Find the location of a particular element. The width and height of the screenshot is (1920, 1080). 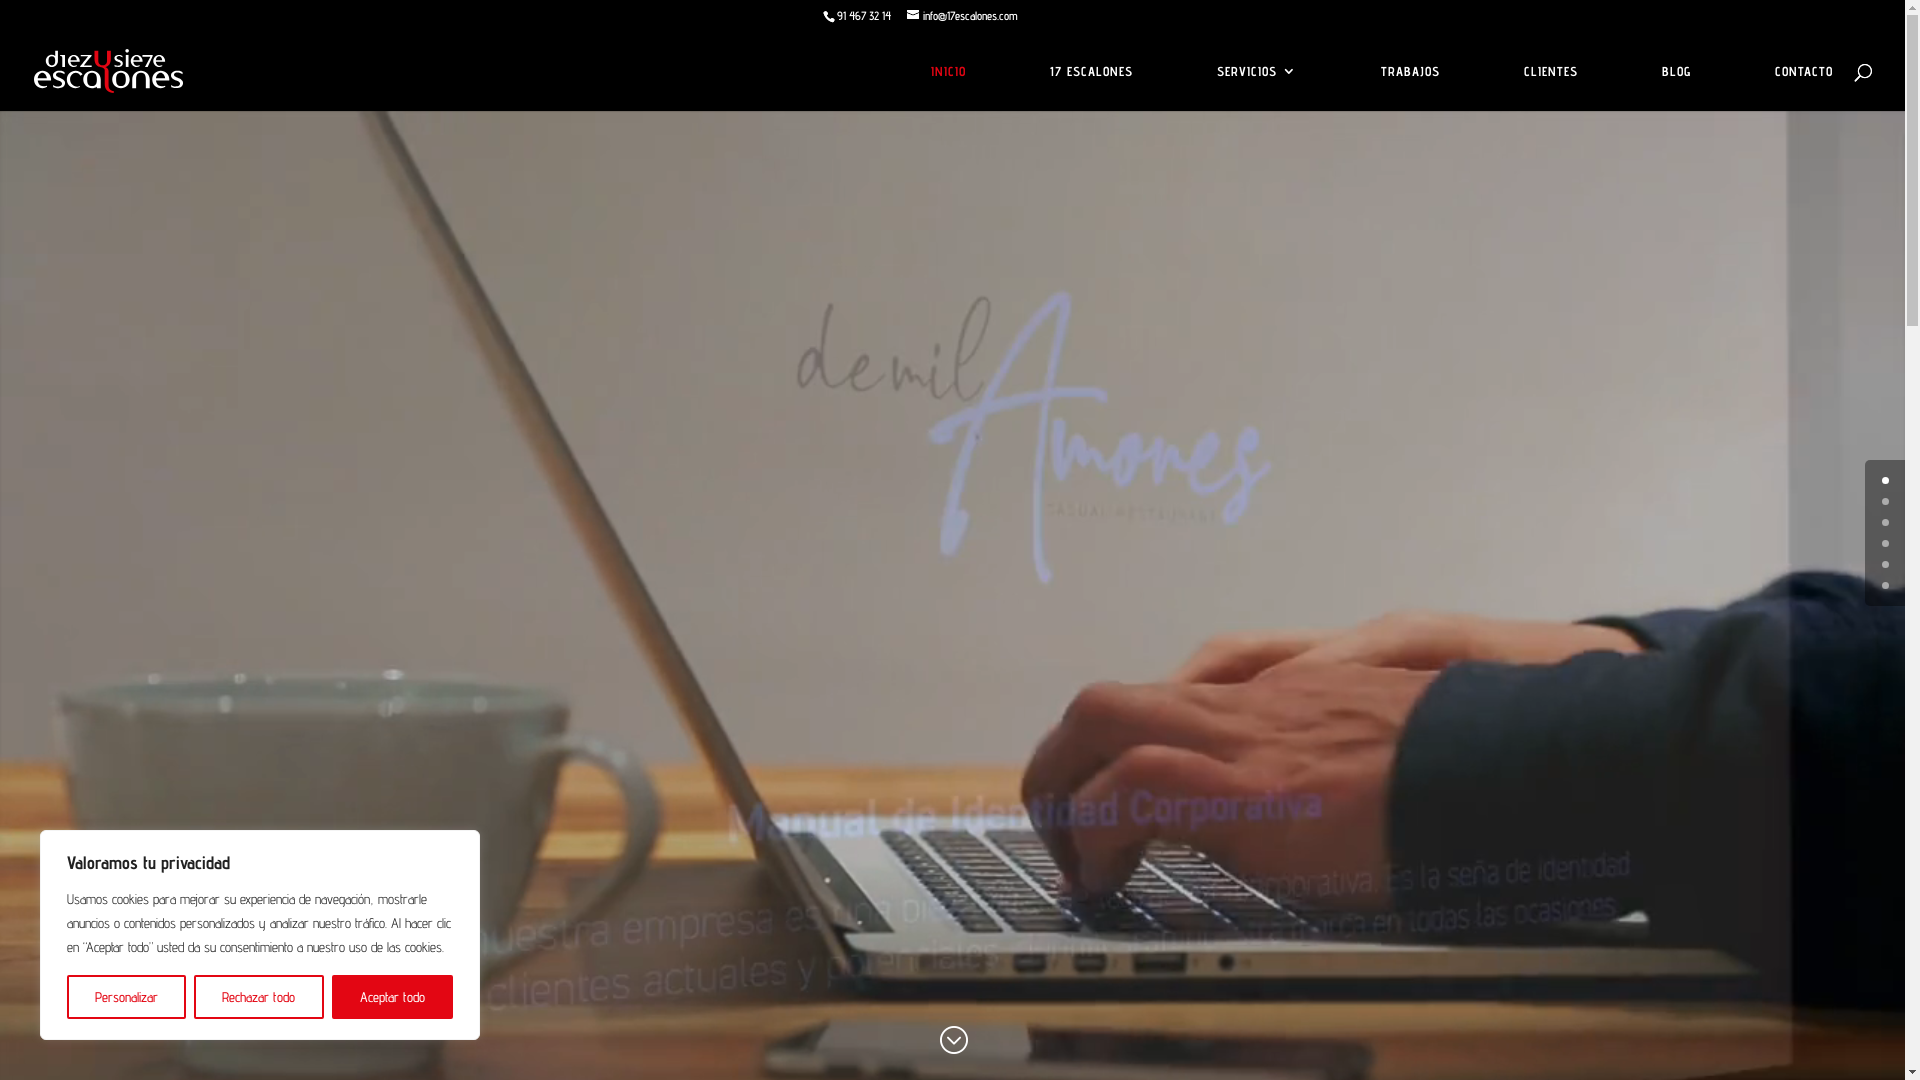

'2' is located at coordinates (1884, 521).